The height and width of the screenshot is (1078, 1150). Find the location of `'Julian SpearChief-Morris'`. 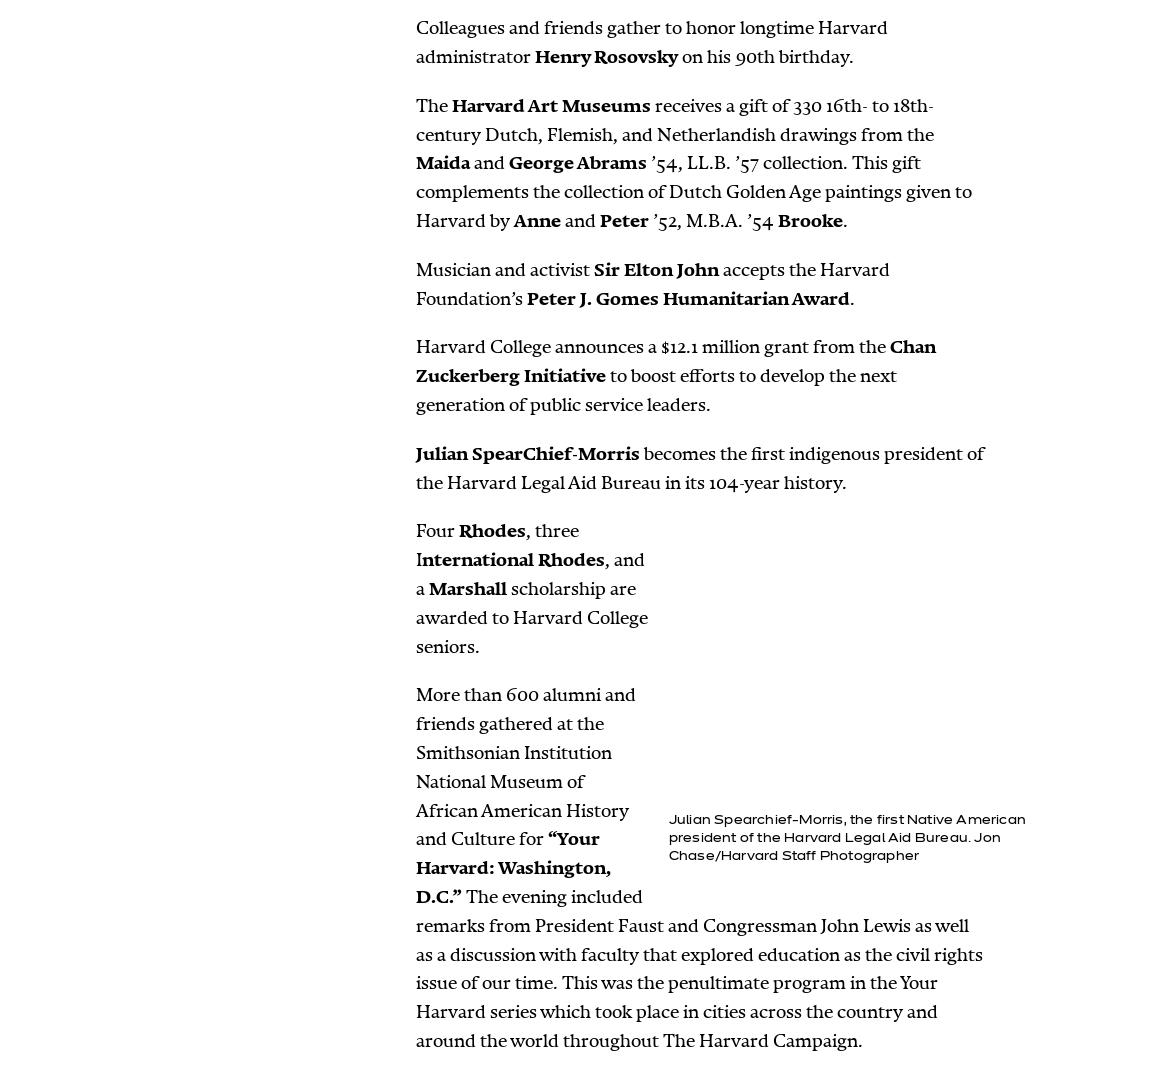

'Julian SpearChief-Morris' is located at coordinates (415, 452).